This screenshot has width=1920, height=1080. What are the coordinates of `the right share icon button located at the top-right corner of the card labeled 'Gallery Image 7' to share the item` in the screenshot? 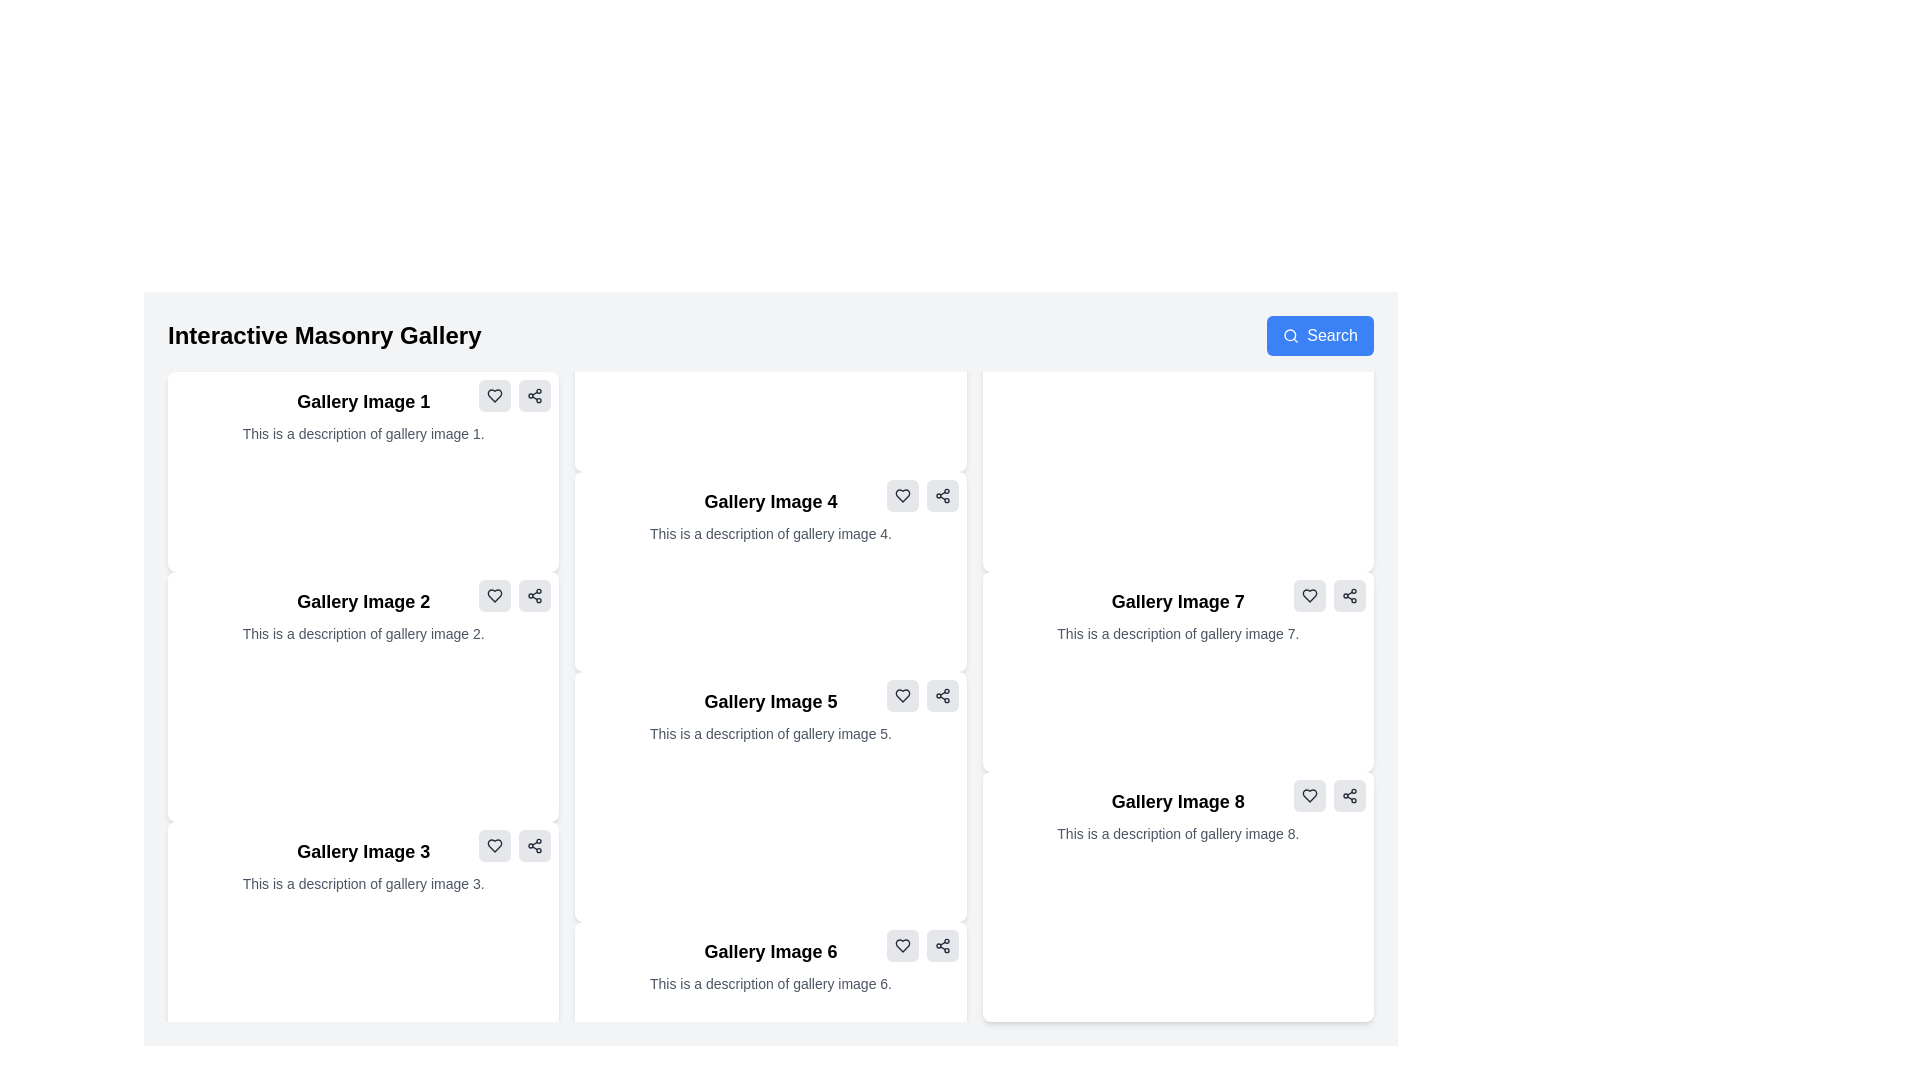 It's located at (1329, 595).